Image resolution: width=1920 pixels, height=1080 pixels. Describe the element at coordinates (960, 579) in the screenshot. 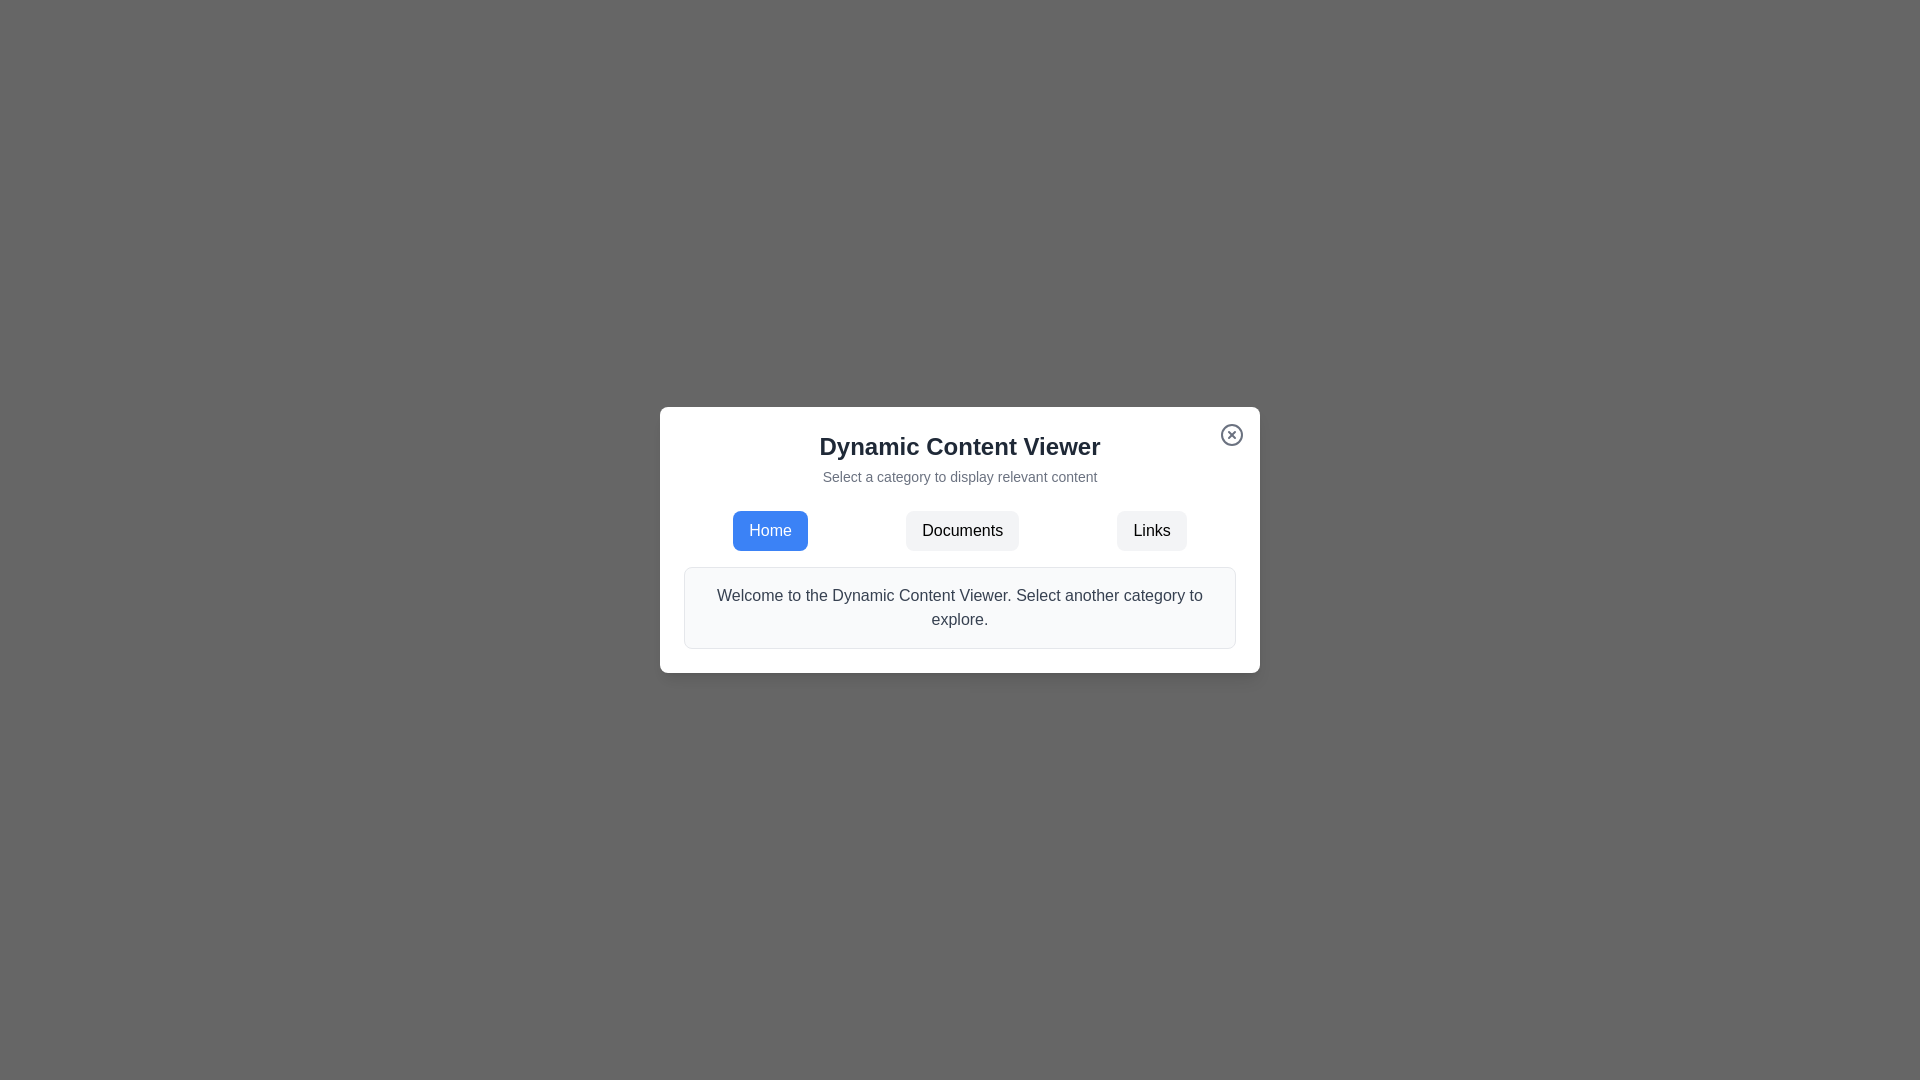

I see `the navigation options within the Composite component located in the center of the content viewer modal beneath the title 'Dynamic Content Viewer'` at that location.